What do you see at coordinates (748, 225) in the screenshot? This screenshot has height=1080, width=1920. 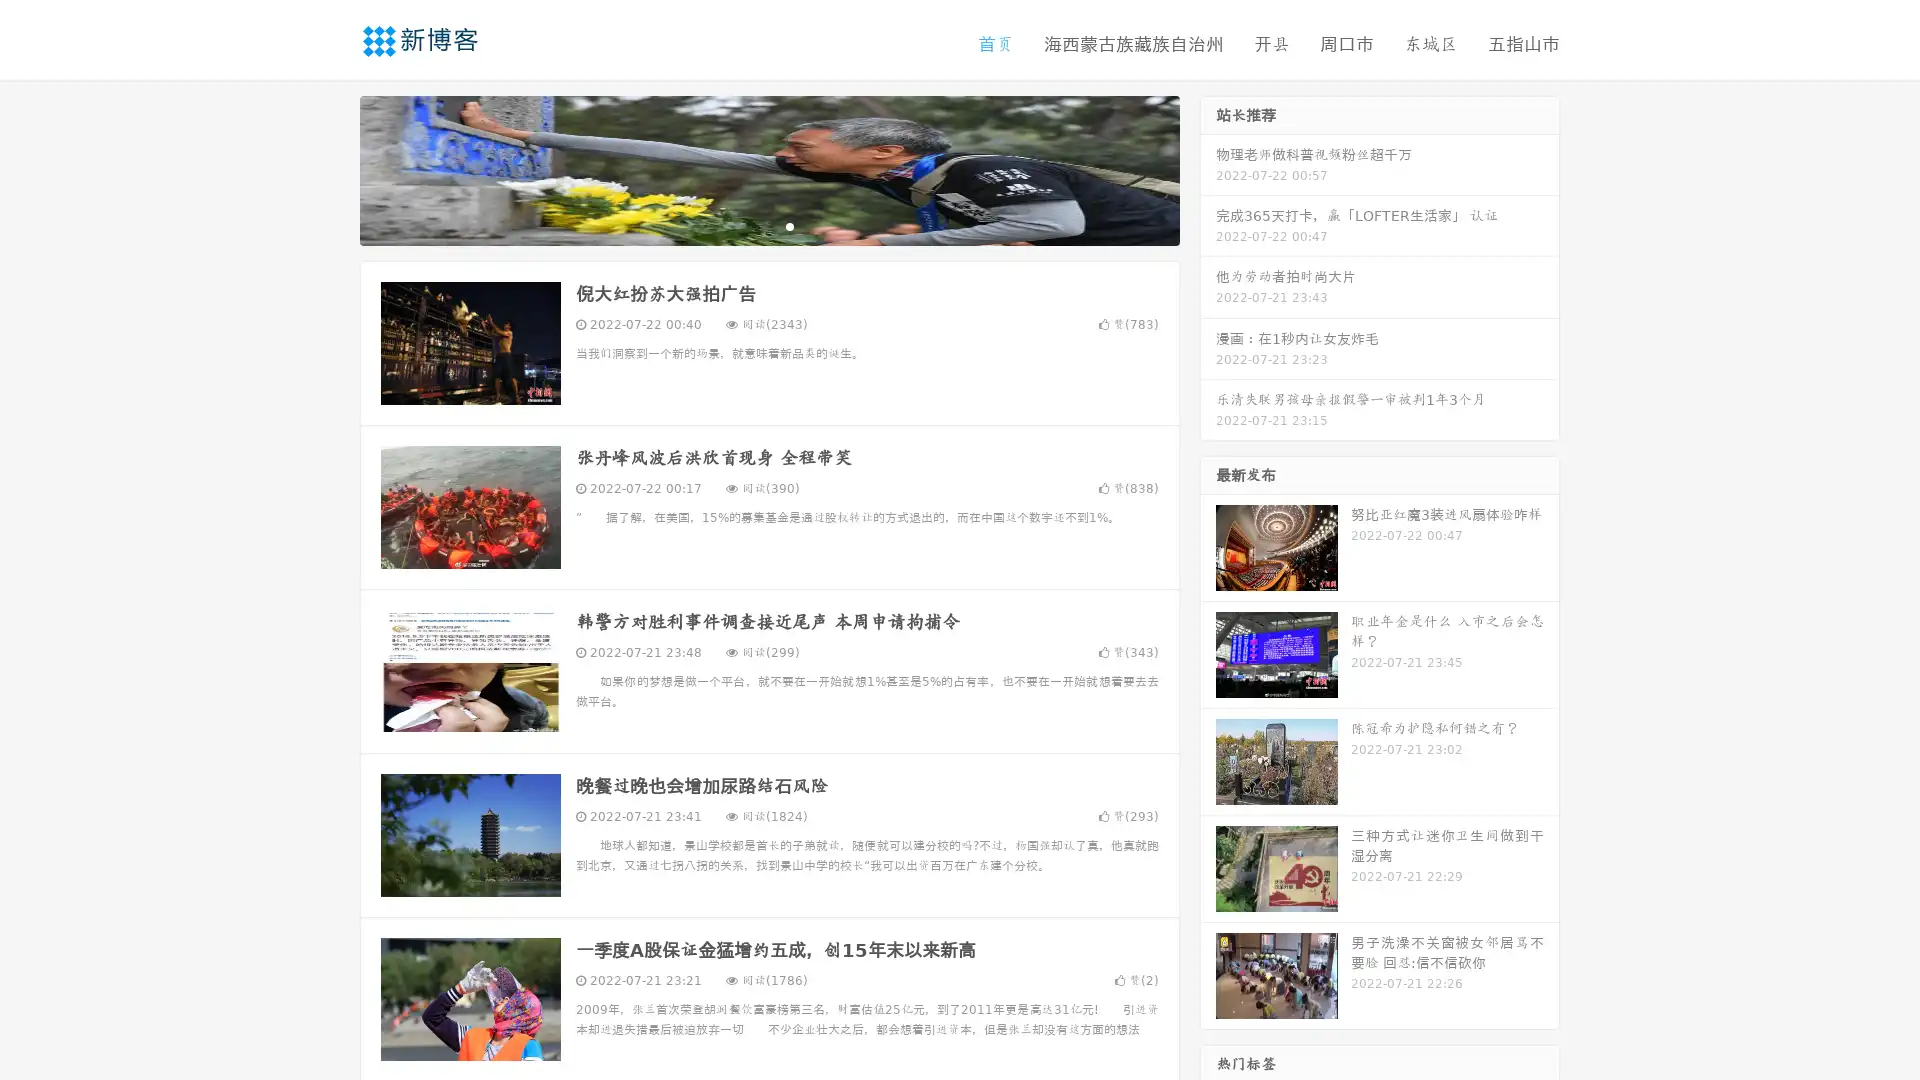 I see `Go to slide 1` at bounding box center [748, 225].